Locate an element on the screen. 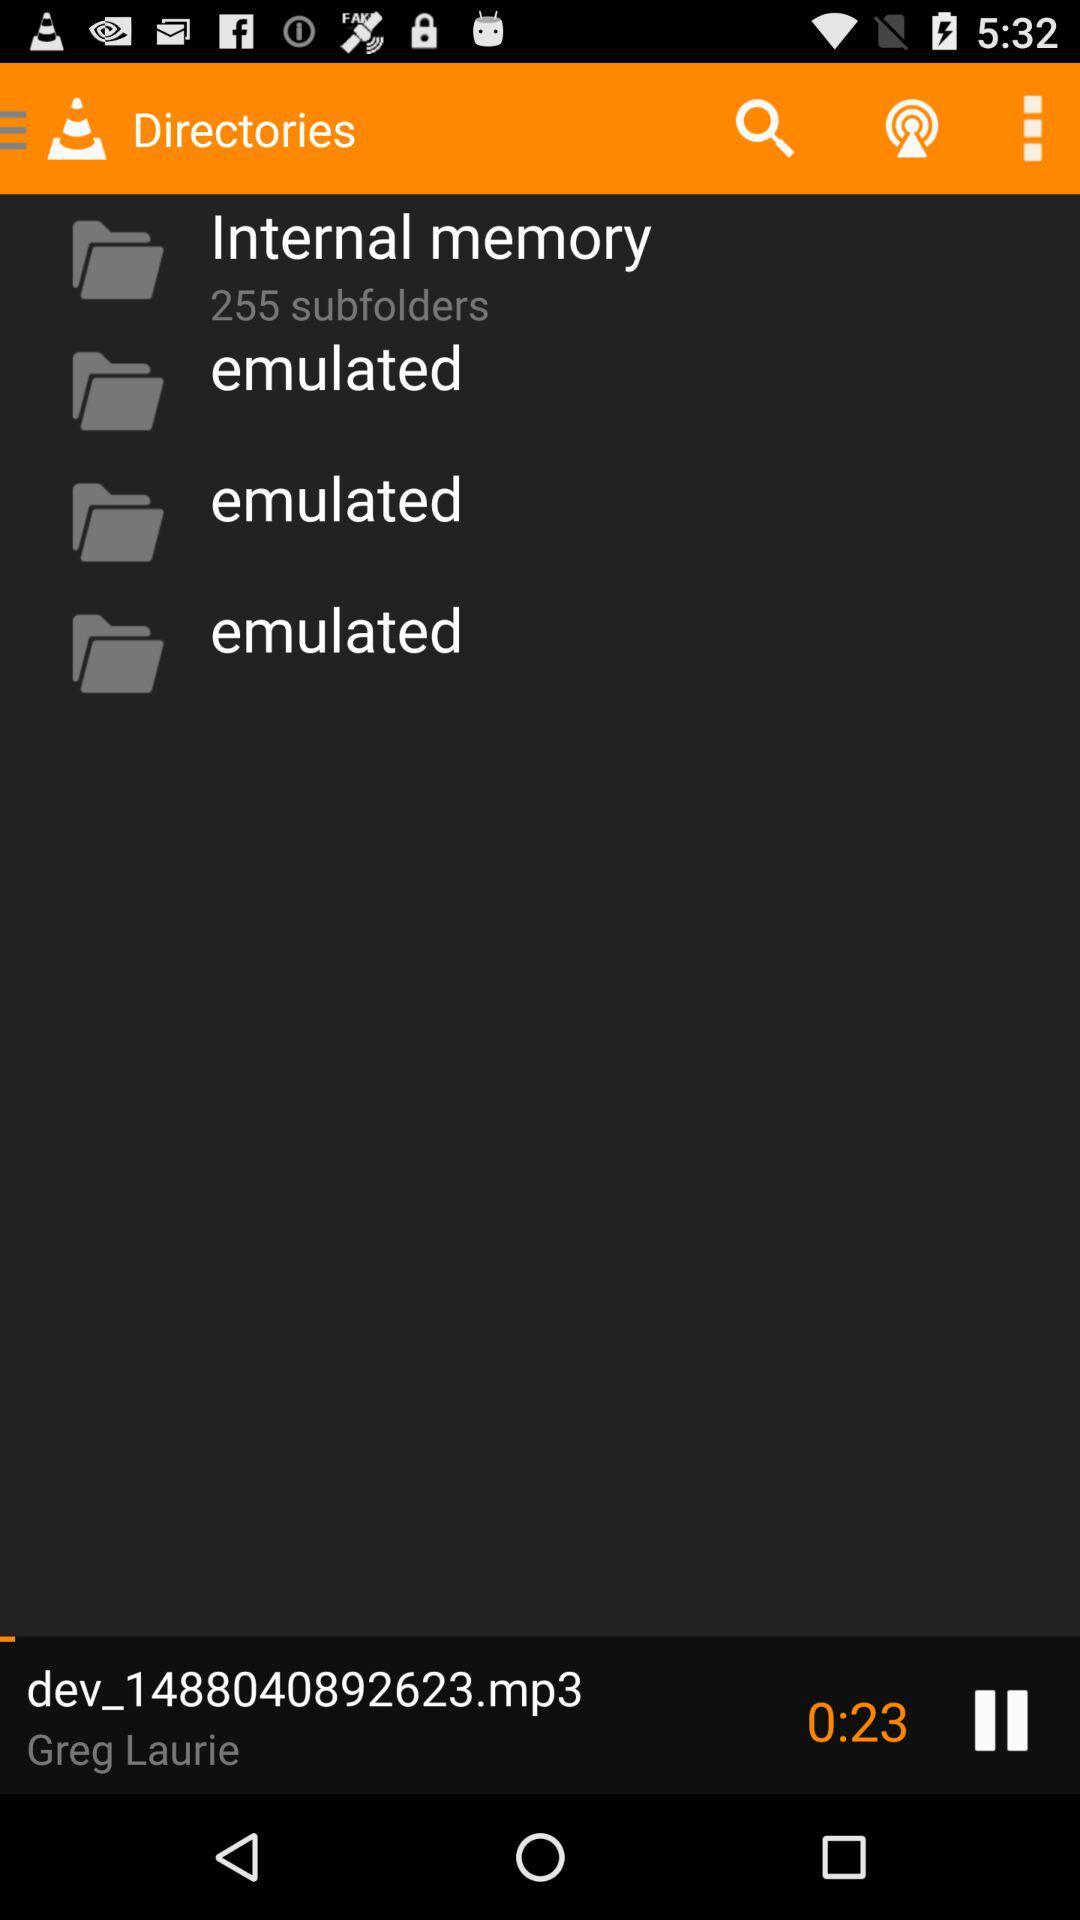  icon next to the 0:24 item is located at coordinates (1001, 1719).